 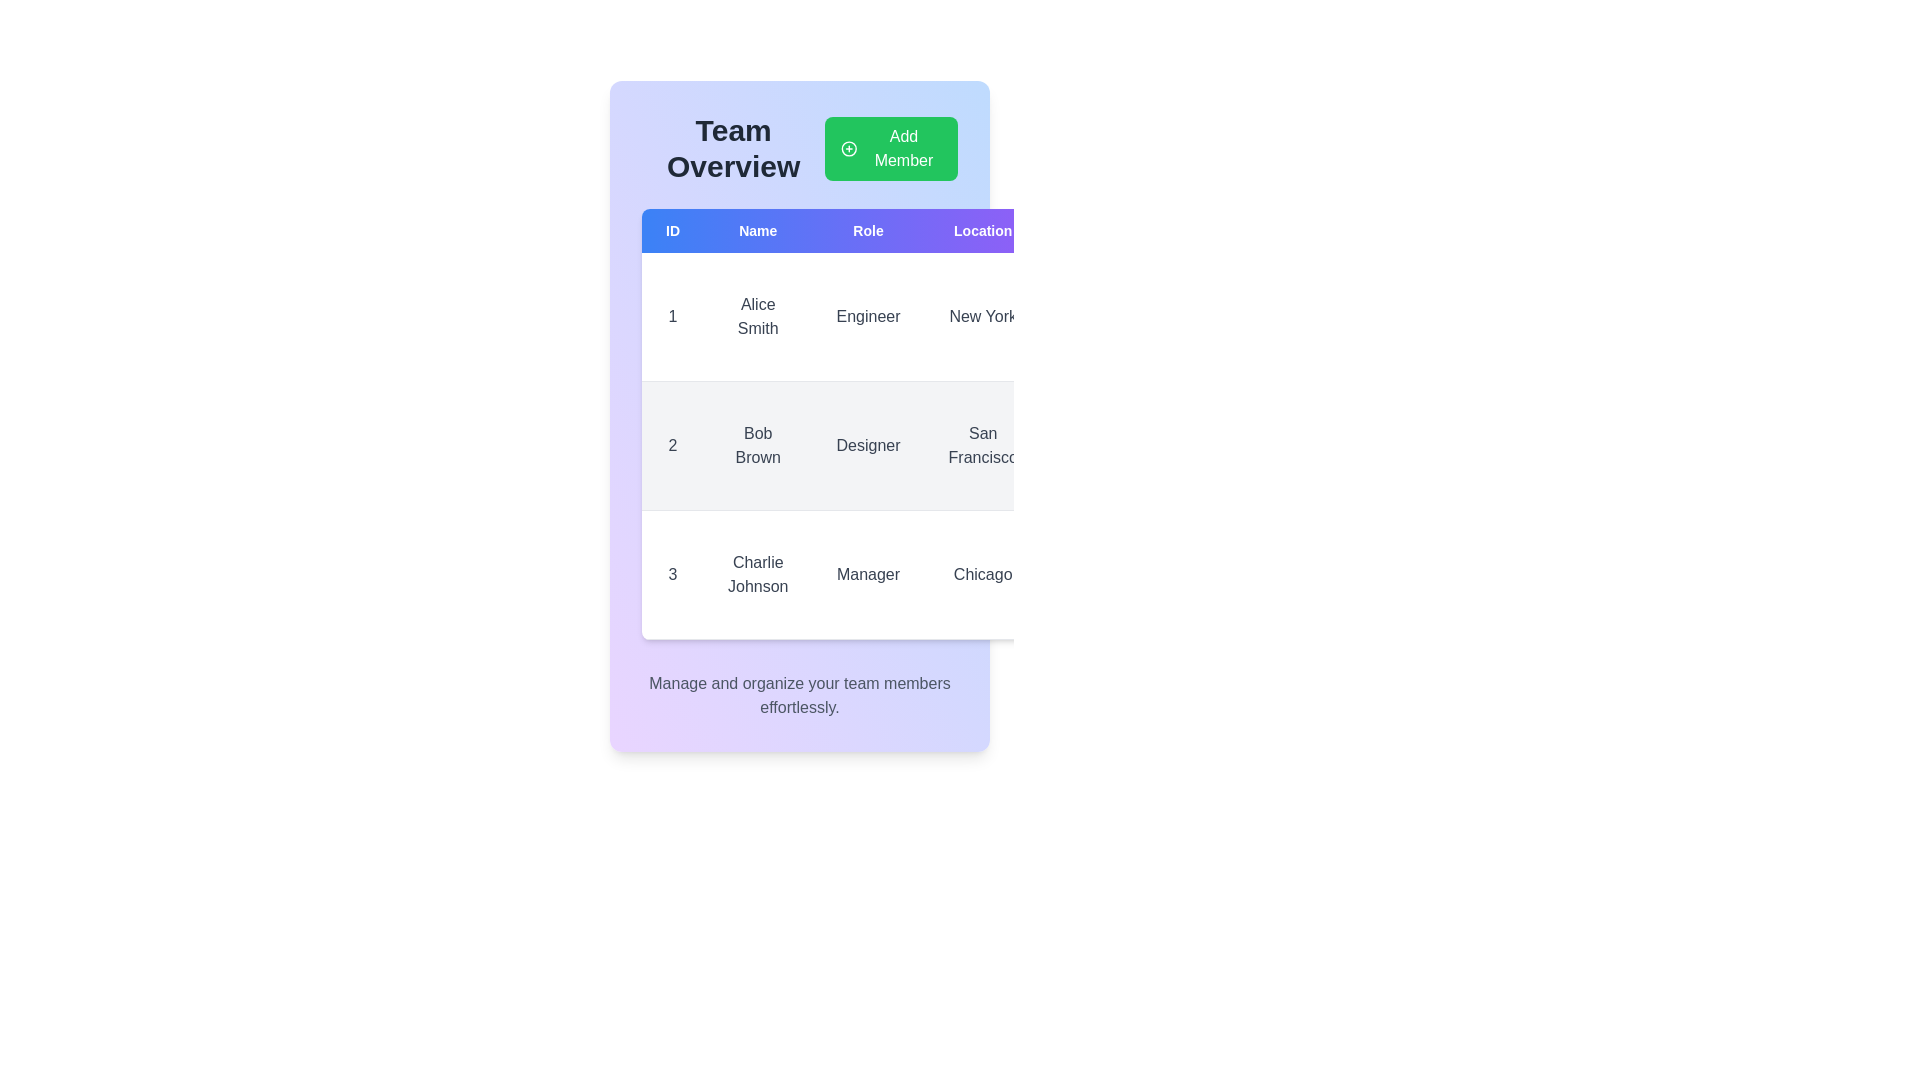 I want to click on the static text label displaying 'Engineer' in the 'Role' column for the entry 'Alice Smith', so click(x=868, y=316).